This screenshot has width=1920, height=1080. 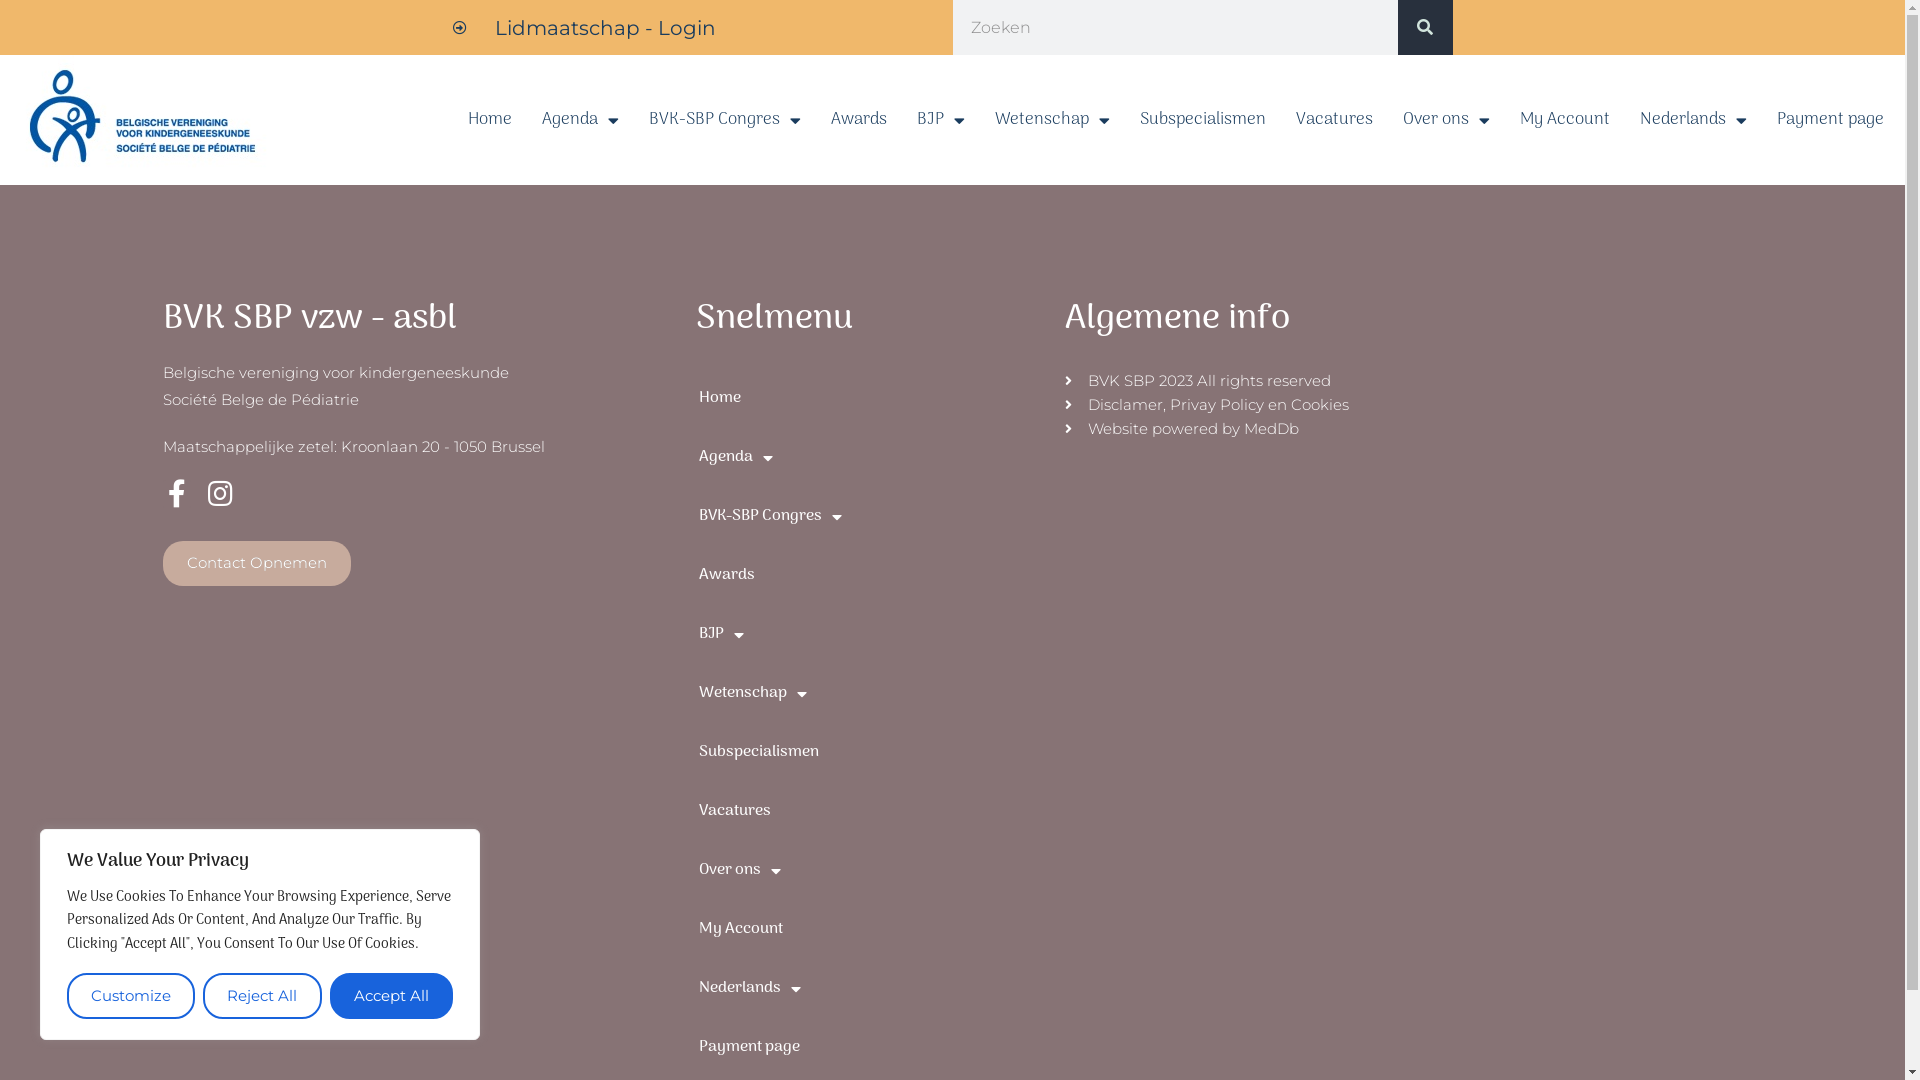 What do you see at coordinates (696, 987) in the screenshot?
I see `'Nederlands'` at bounding box center [696, 987].